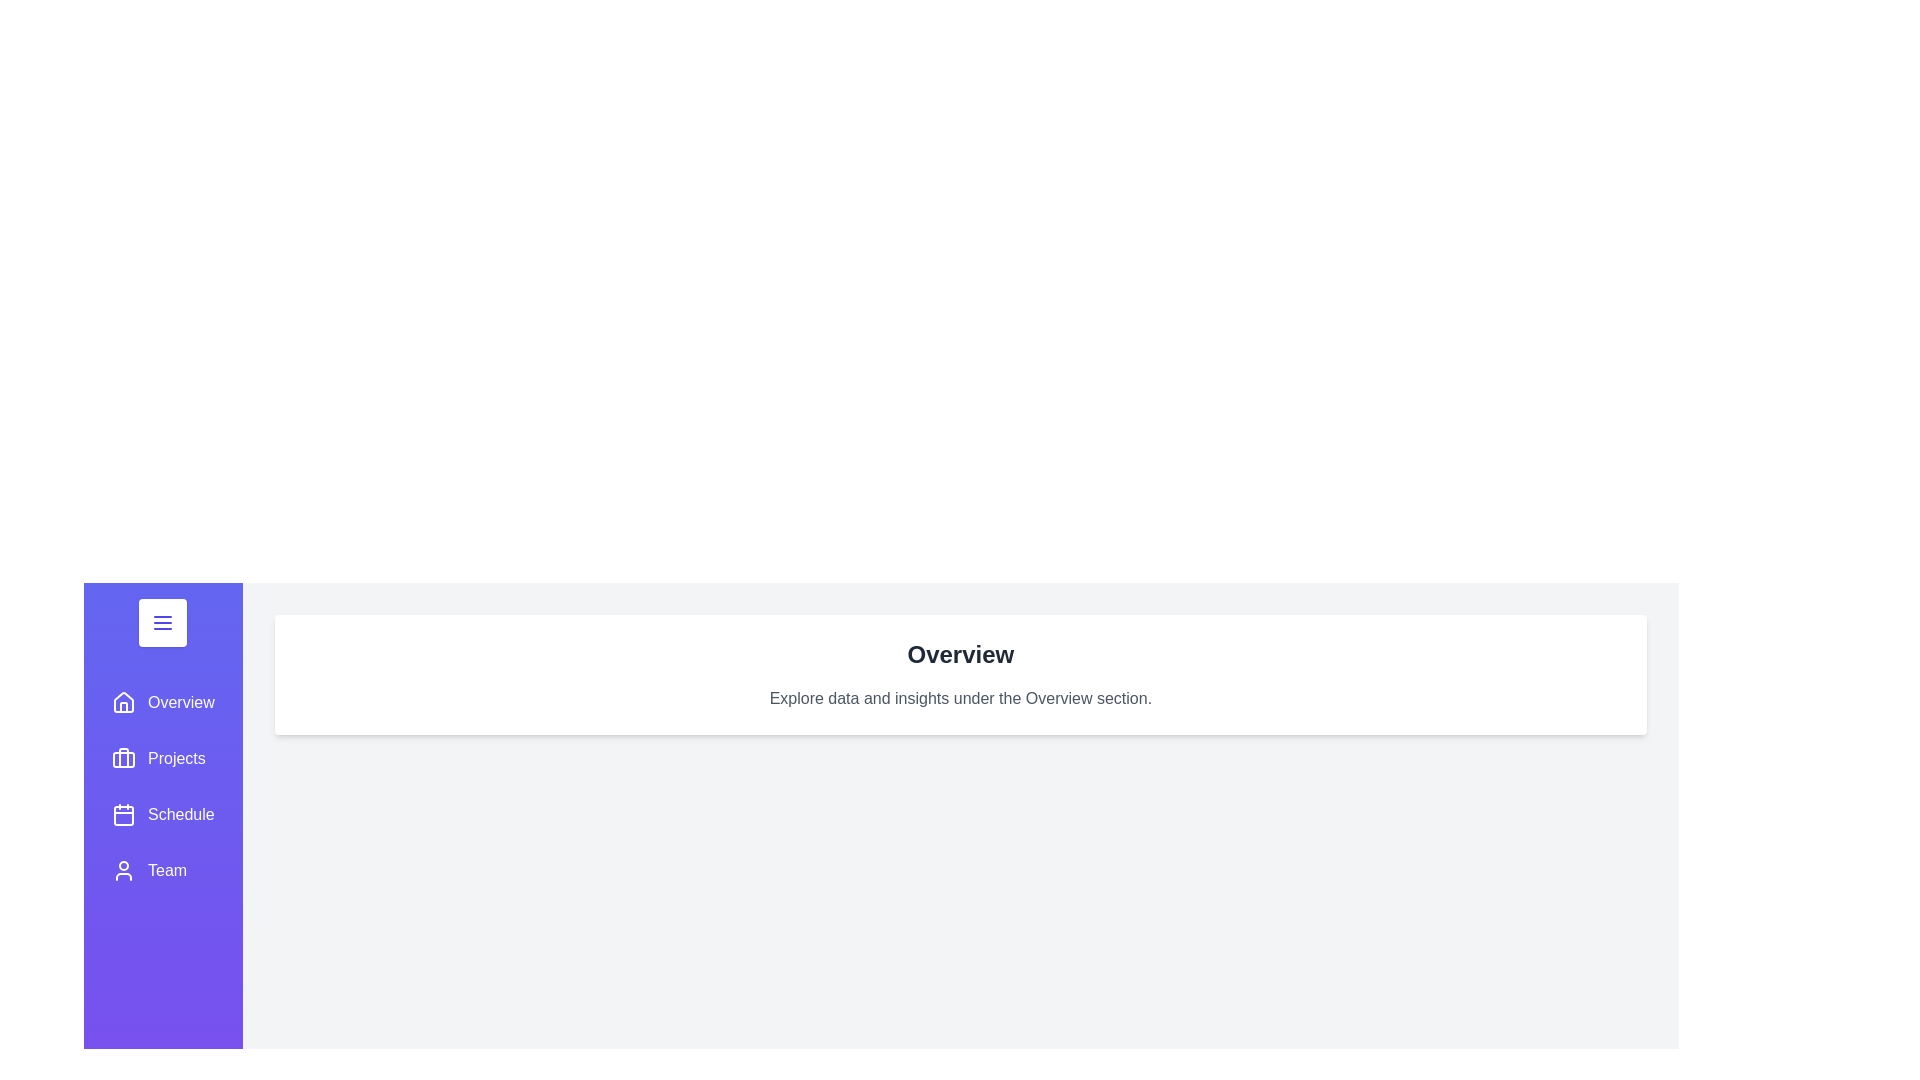 Image resolution: width=1920 pixels, height=1080 pixels. What do you see at coordinates (163, 701) in the screenshot?
I see `the section Overview from the sidebar` at bounding box center [163, 701].